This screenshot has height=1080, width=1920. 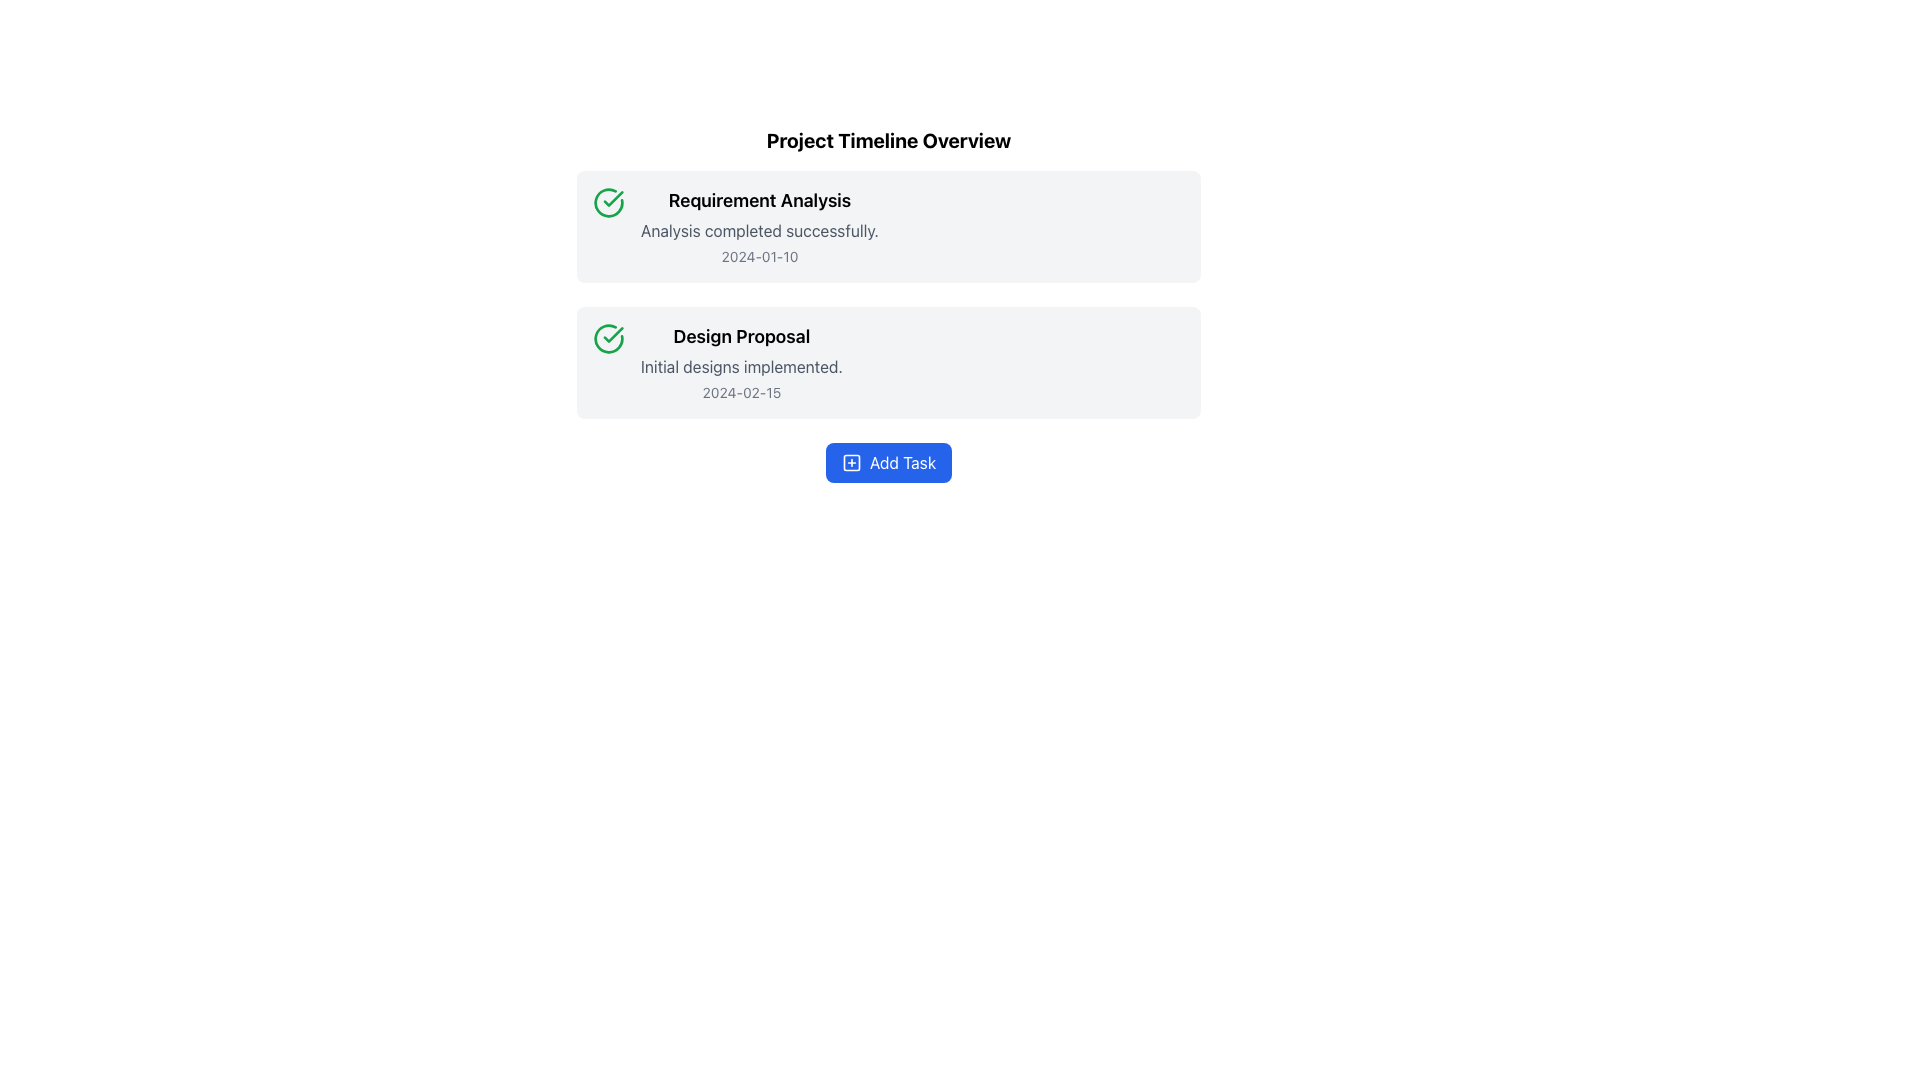 What do you see at coordinates (851, 462) in the screenshot?
I see `the 'Add Task' icon located immediately to the left of the text 'Add Task'` at bounding box center [851, 462].